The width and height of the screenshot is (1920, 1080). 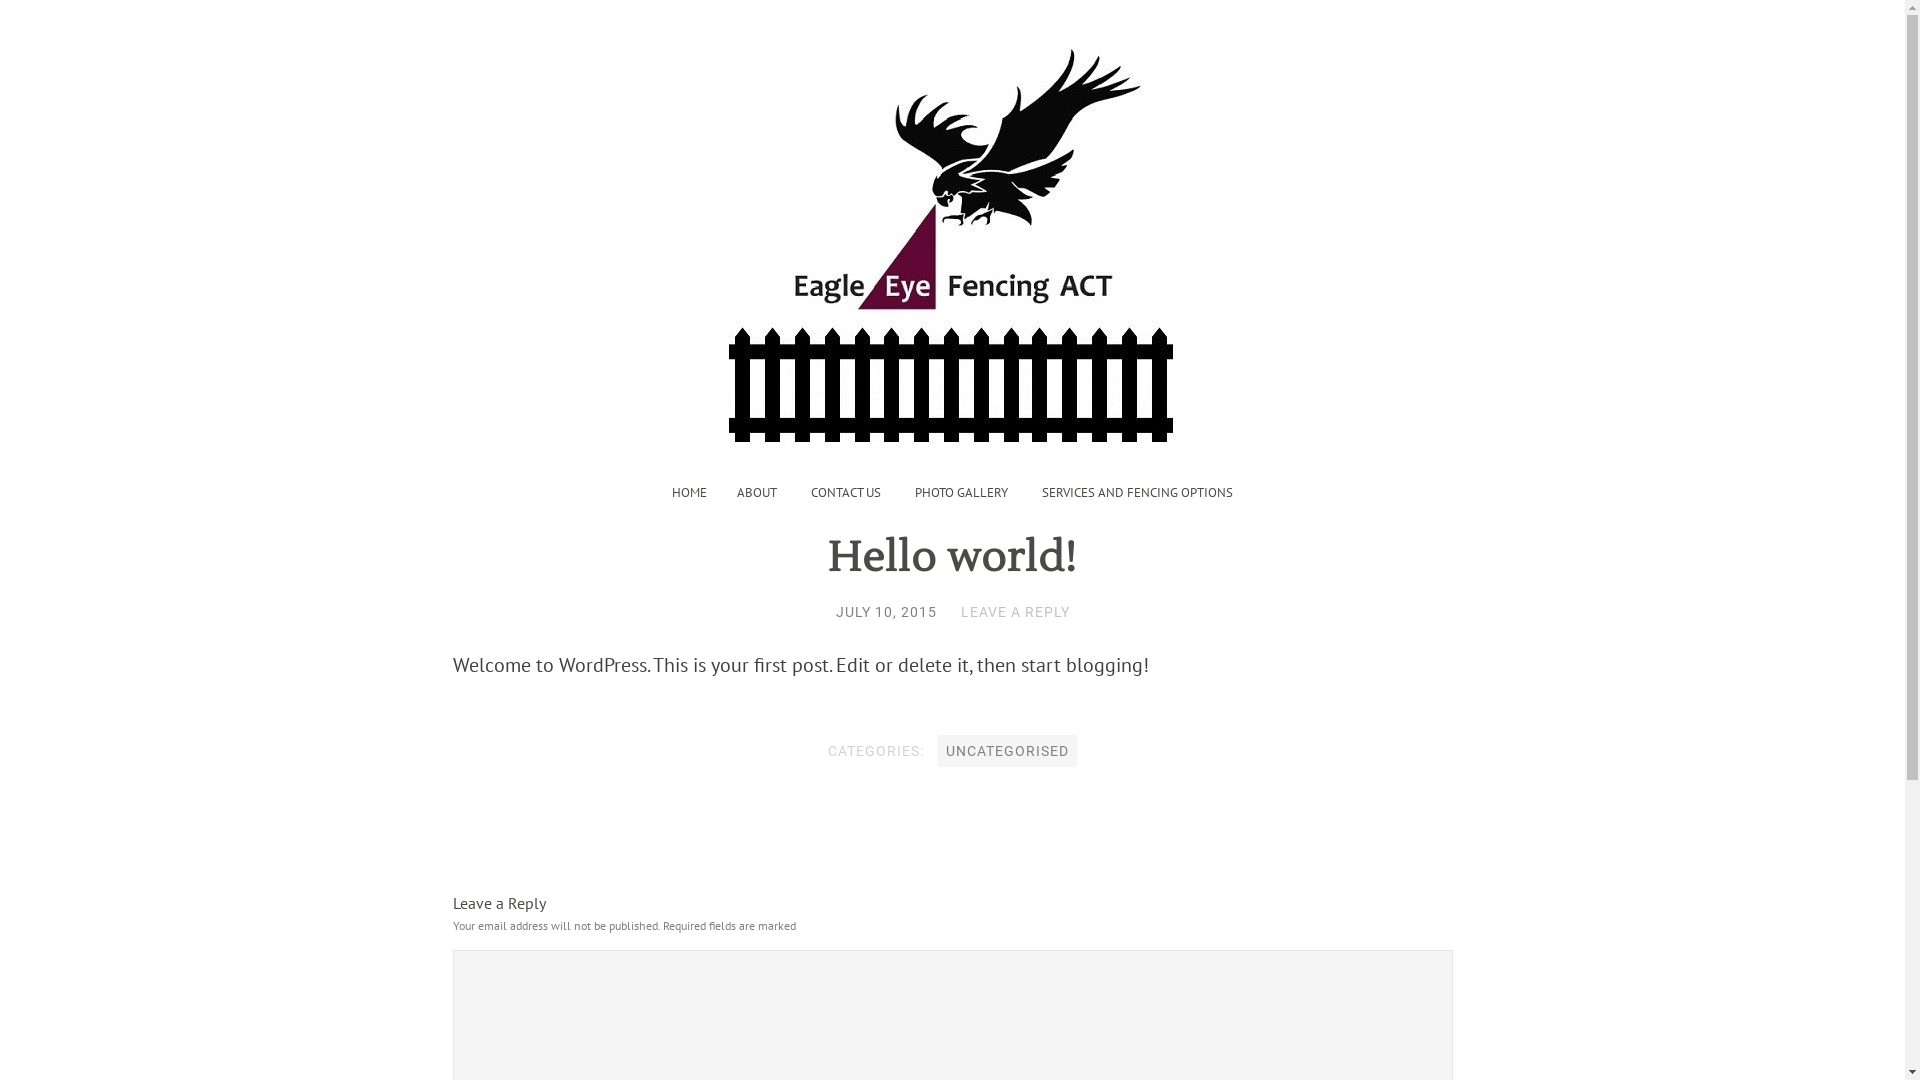 I want to click on 'SERVICES AND FENCING OPTIONS', so click(x=1137, y=491).